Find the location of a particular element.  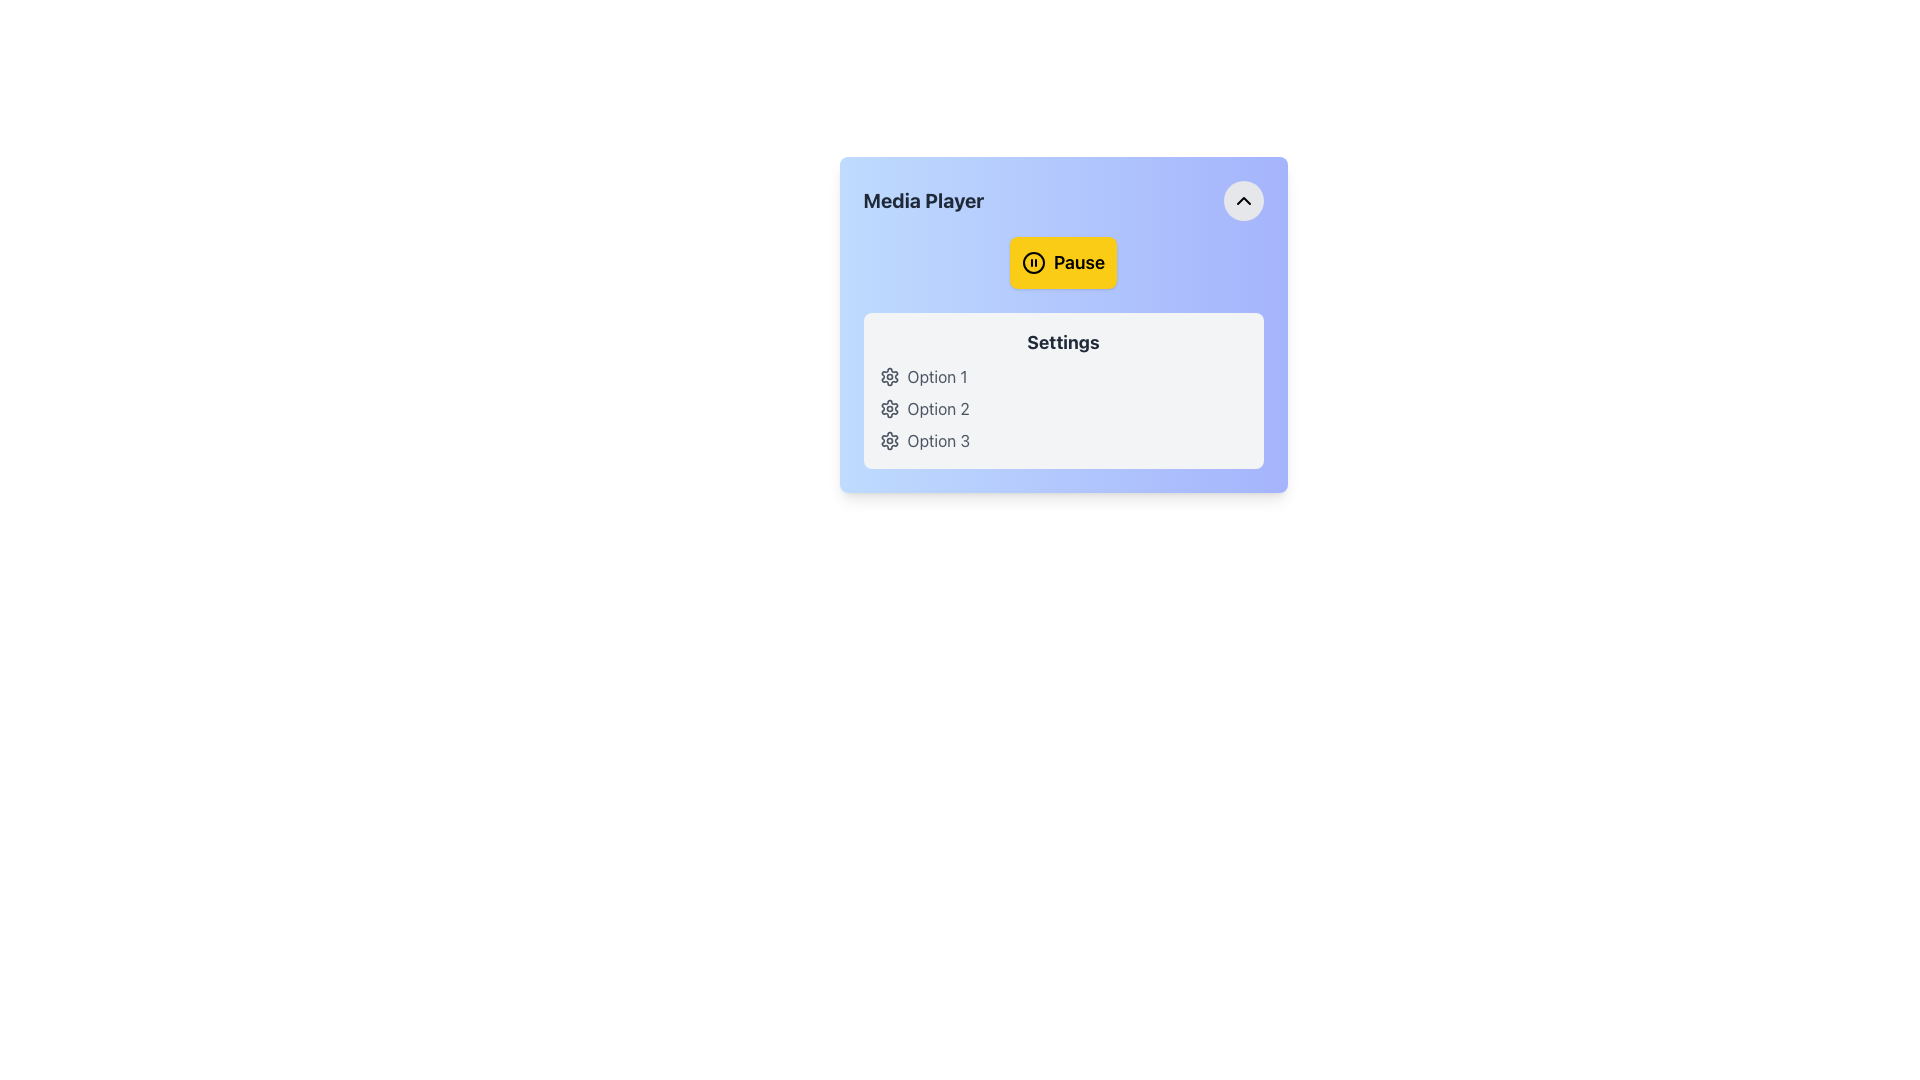

the pause button located centrally beneath the 'Media Player' heading is located at coordinates (1062, 261).